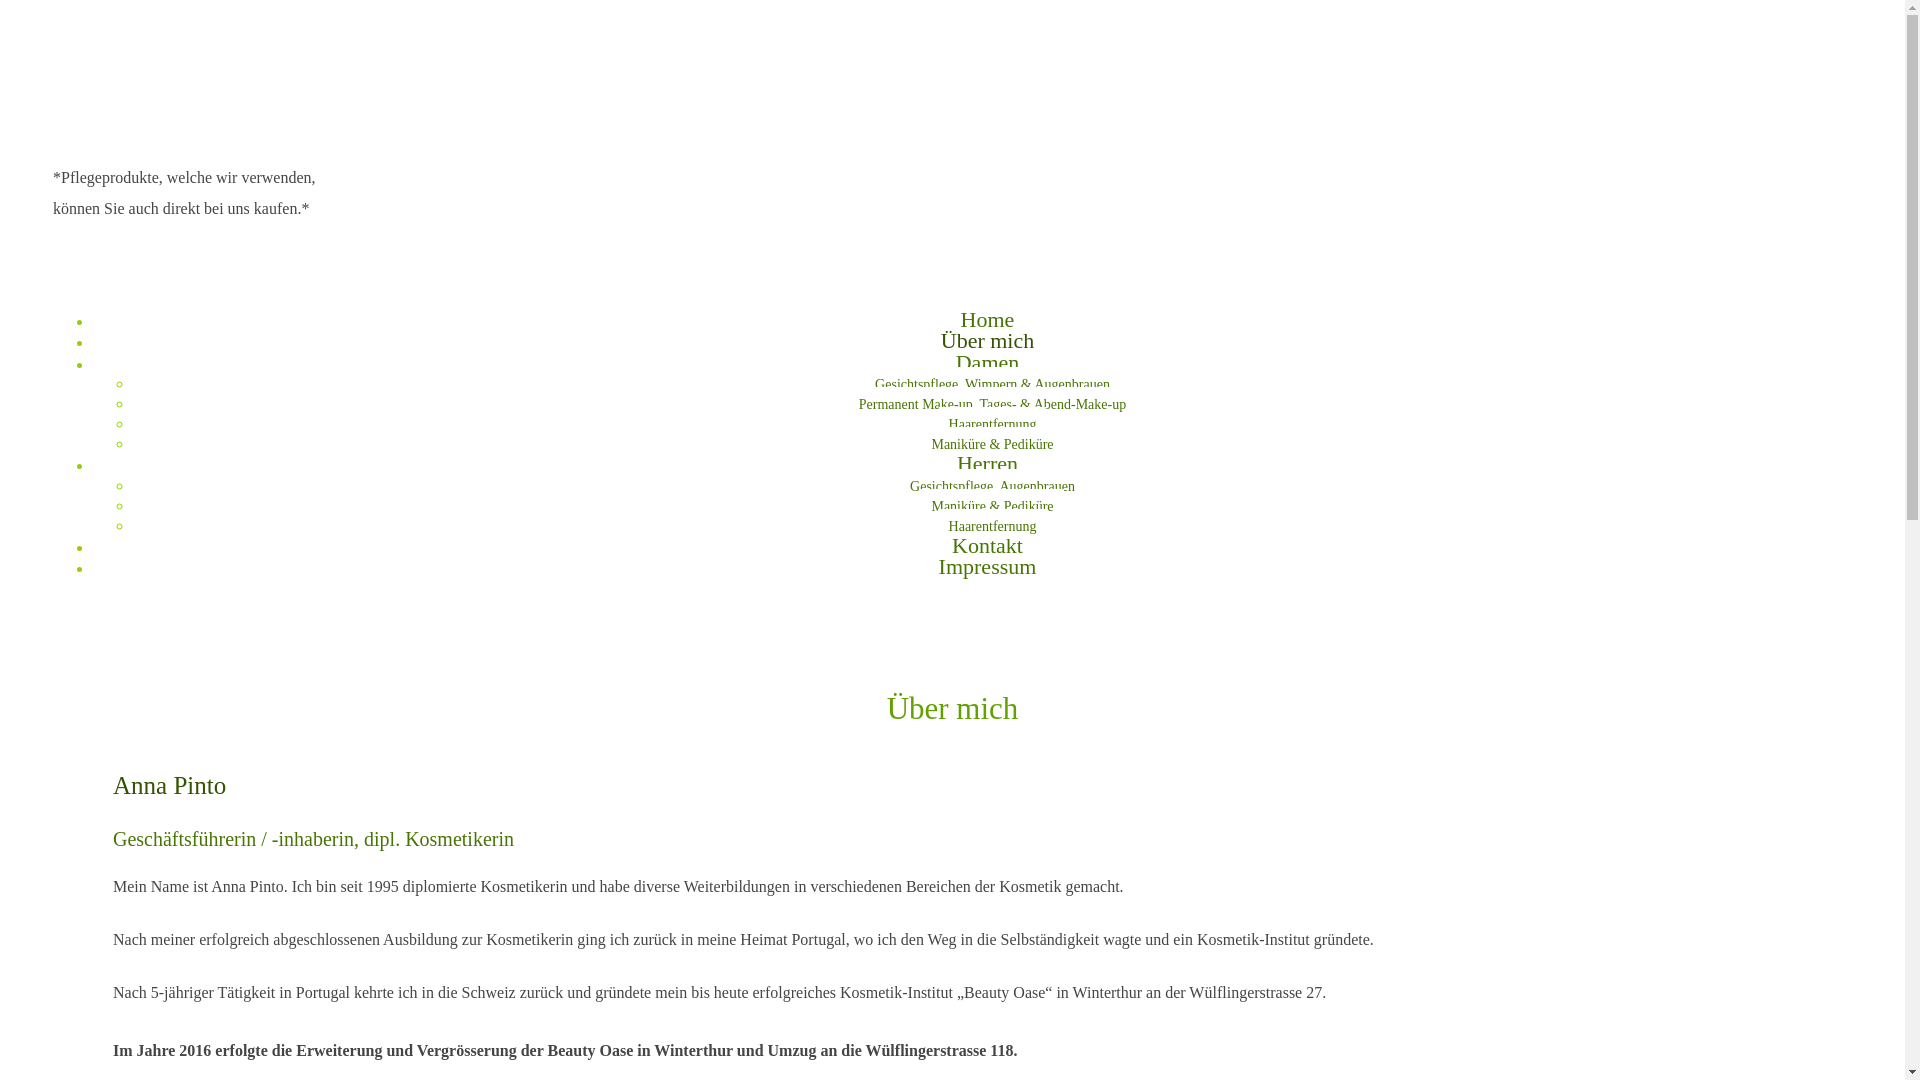  Describe the element at coordinates (864, 384) in the screenshot. I see `'Gesichtspflege, Wimpern & Augenbrauen'` at that location.